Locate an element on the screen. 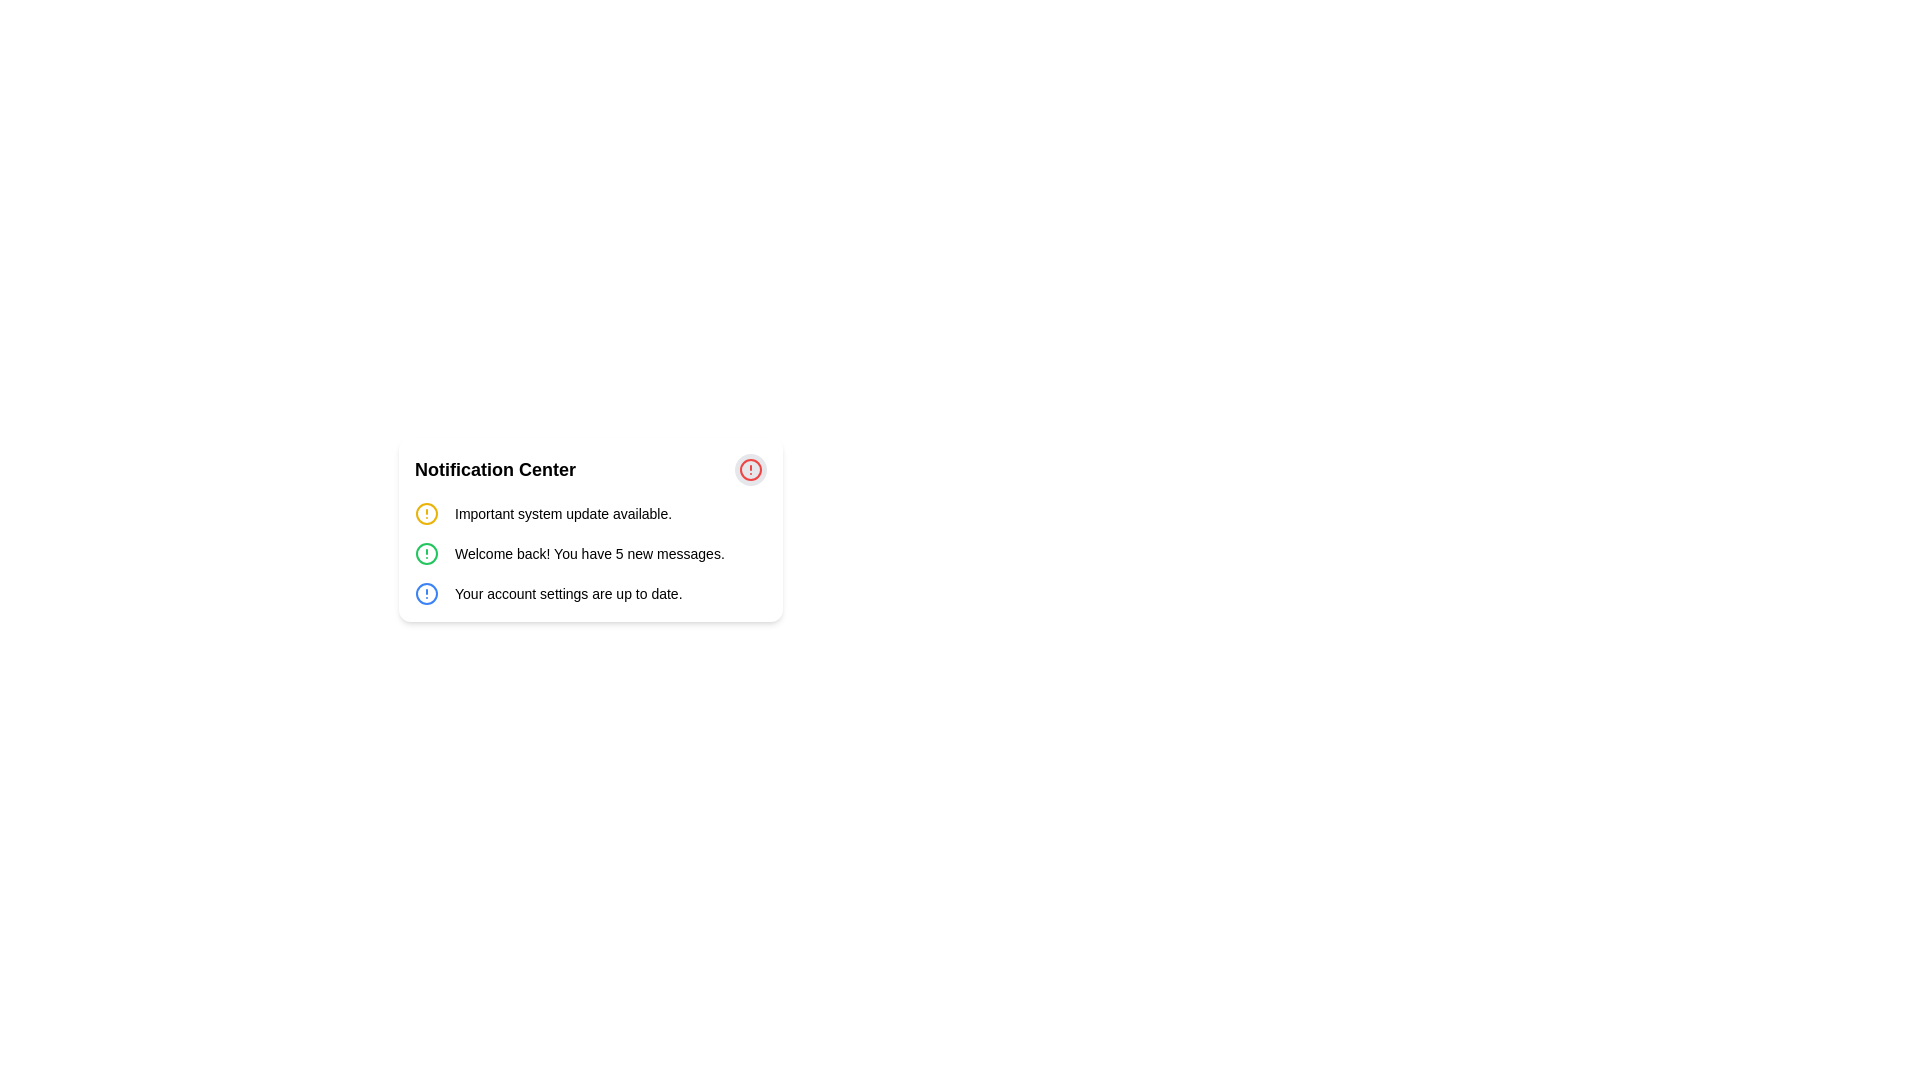 This screenshot has width=1920, height=1080. the messages within the Notification Center panel, which is a rounded box with a shadow effect containing the title 'Notification Center' and three messages is located at coordinates (589, 528).